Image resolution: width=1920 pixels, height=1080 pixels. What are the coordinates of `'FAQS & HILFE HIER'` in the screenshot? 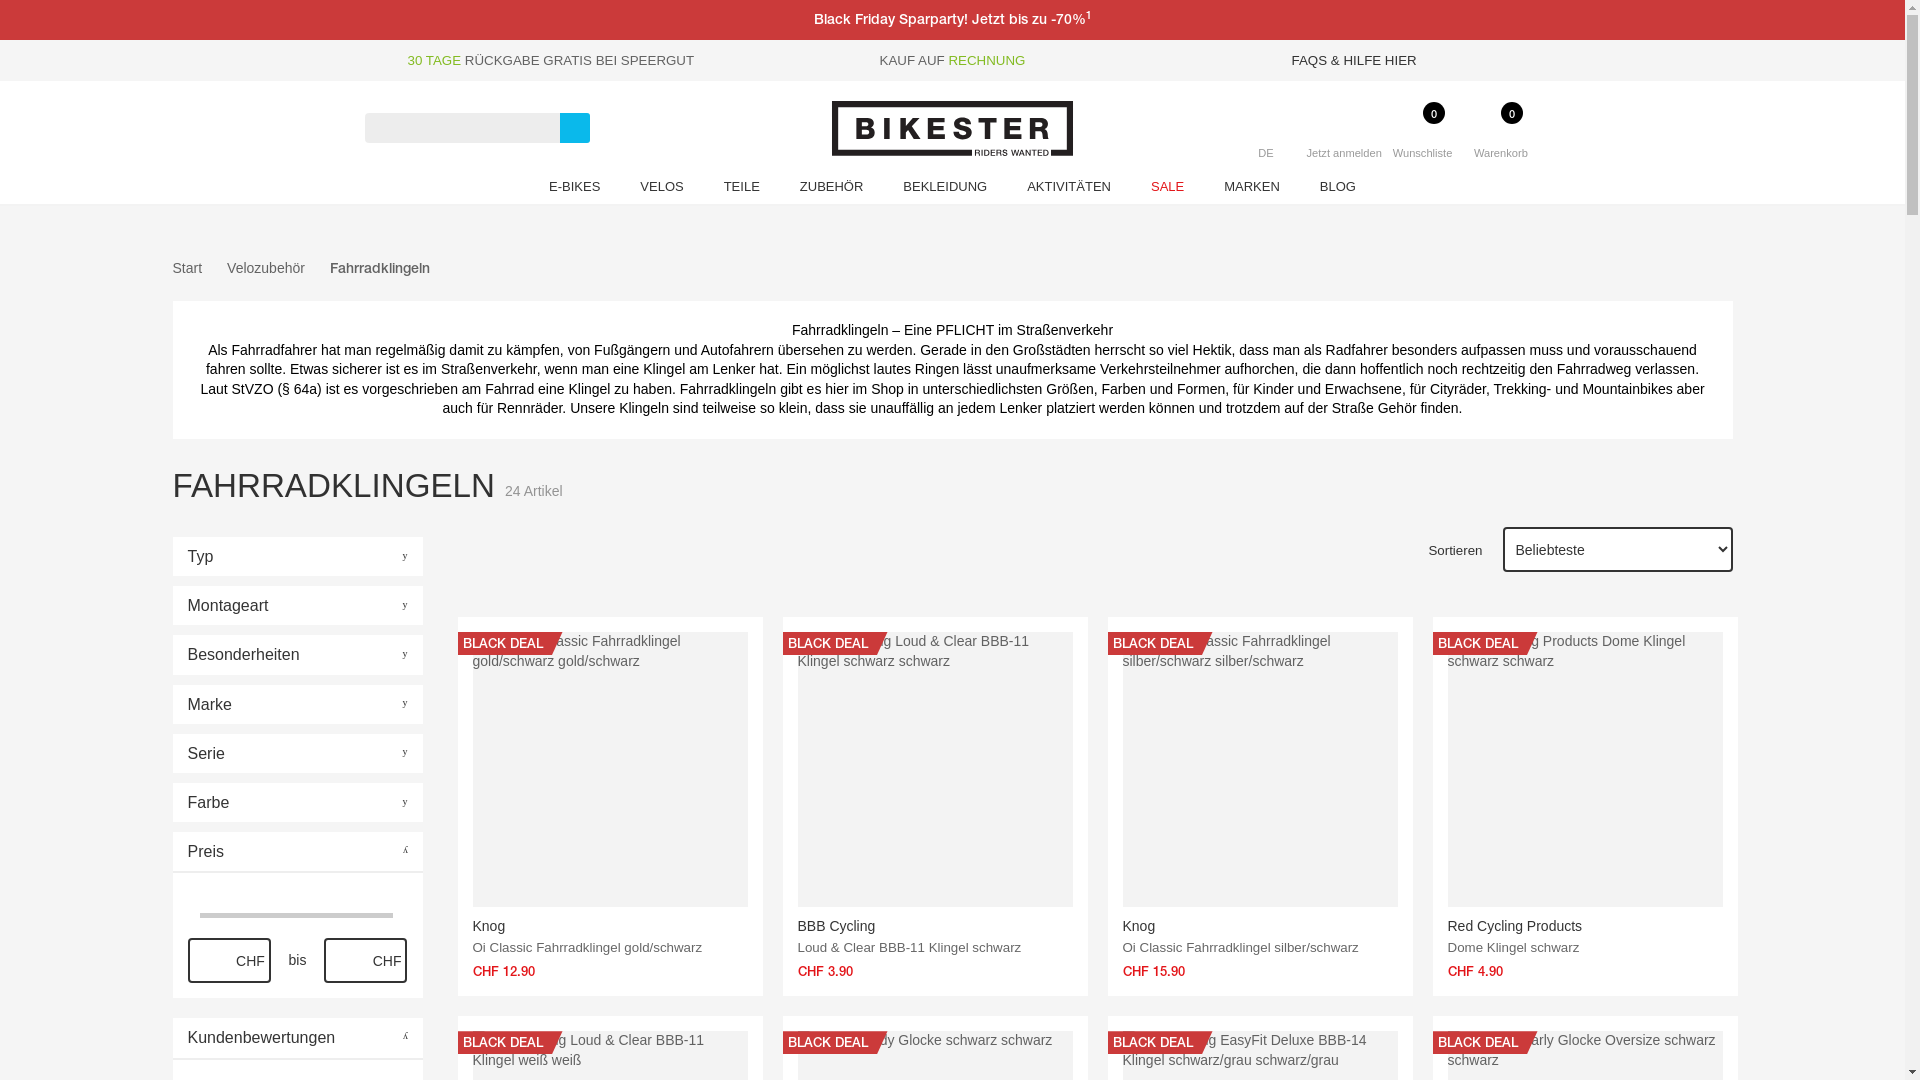 It's located at (1354, 59).